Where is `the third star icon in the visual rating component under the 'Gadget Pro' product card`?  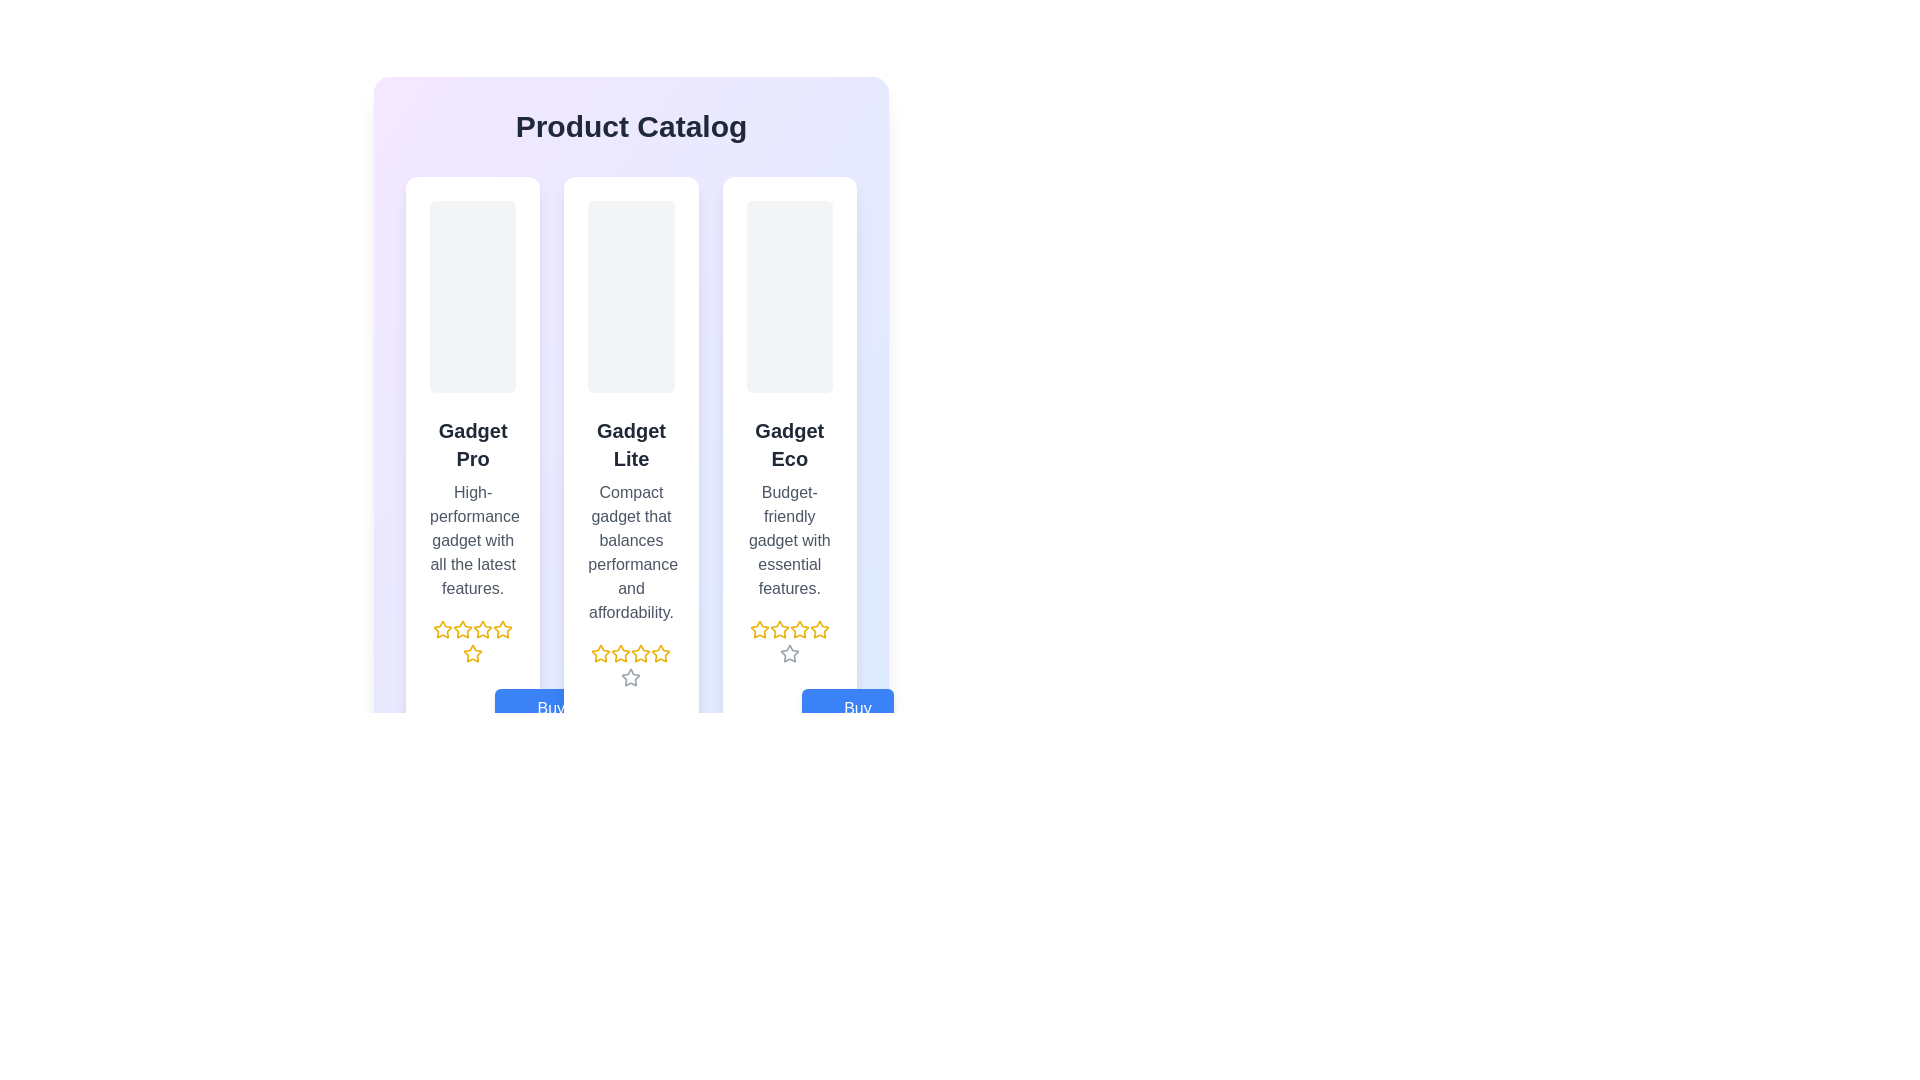
the third star icon in the visual rating component under the 'Gadget Pro' product card is located at coordinates (462, 628).